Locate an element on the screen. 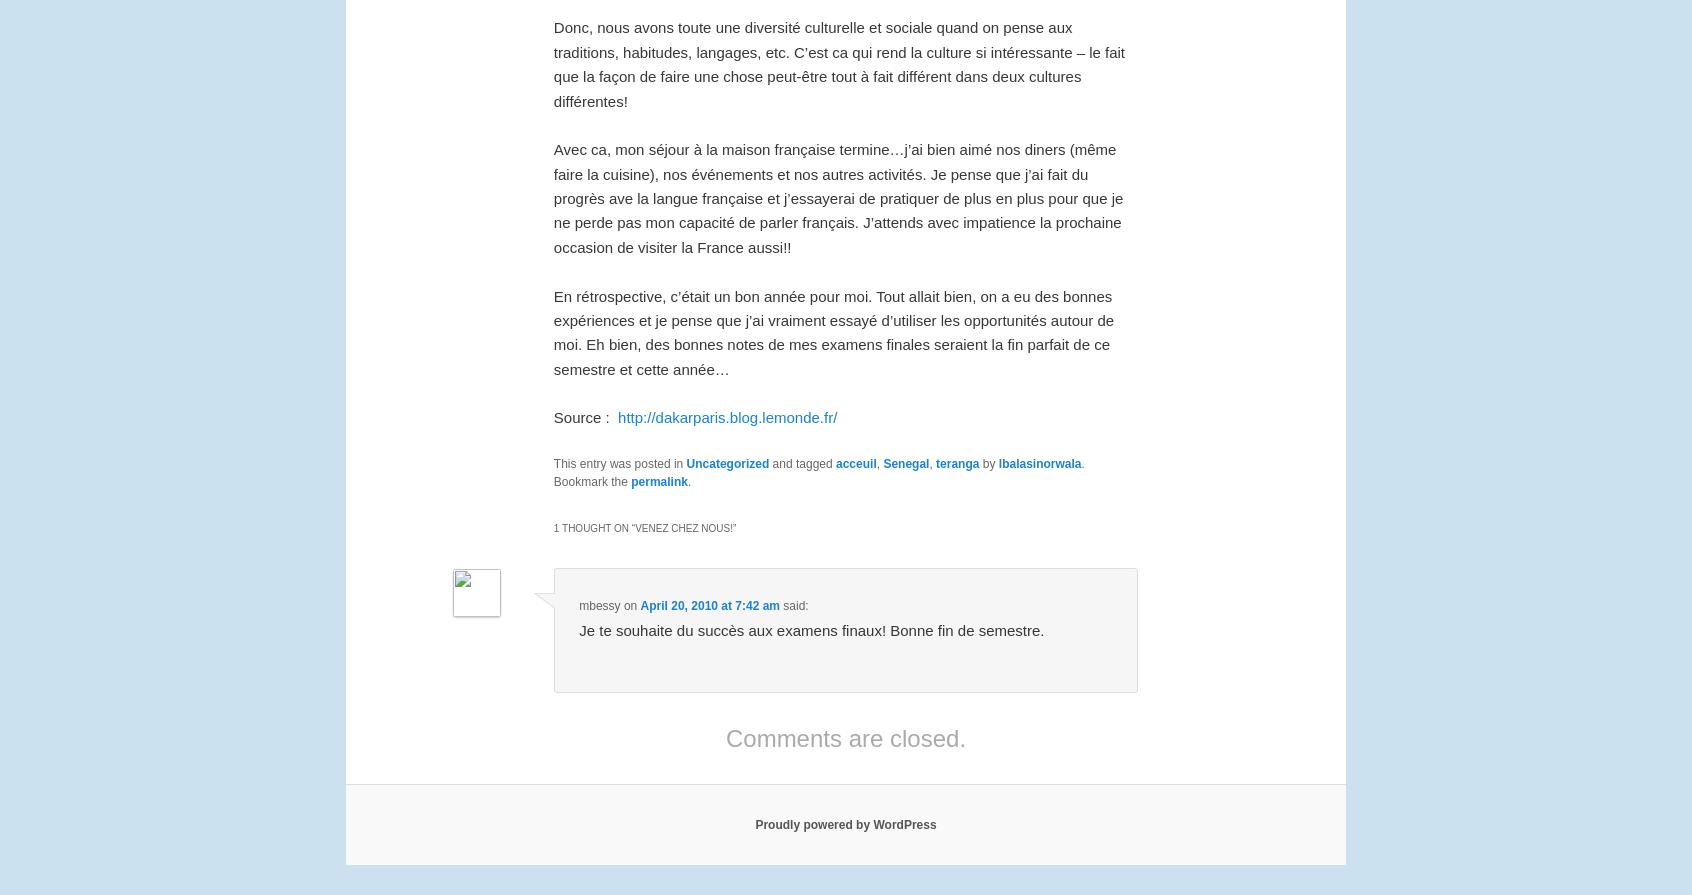  '1 thought on “' is located at coordinates (593, 526).